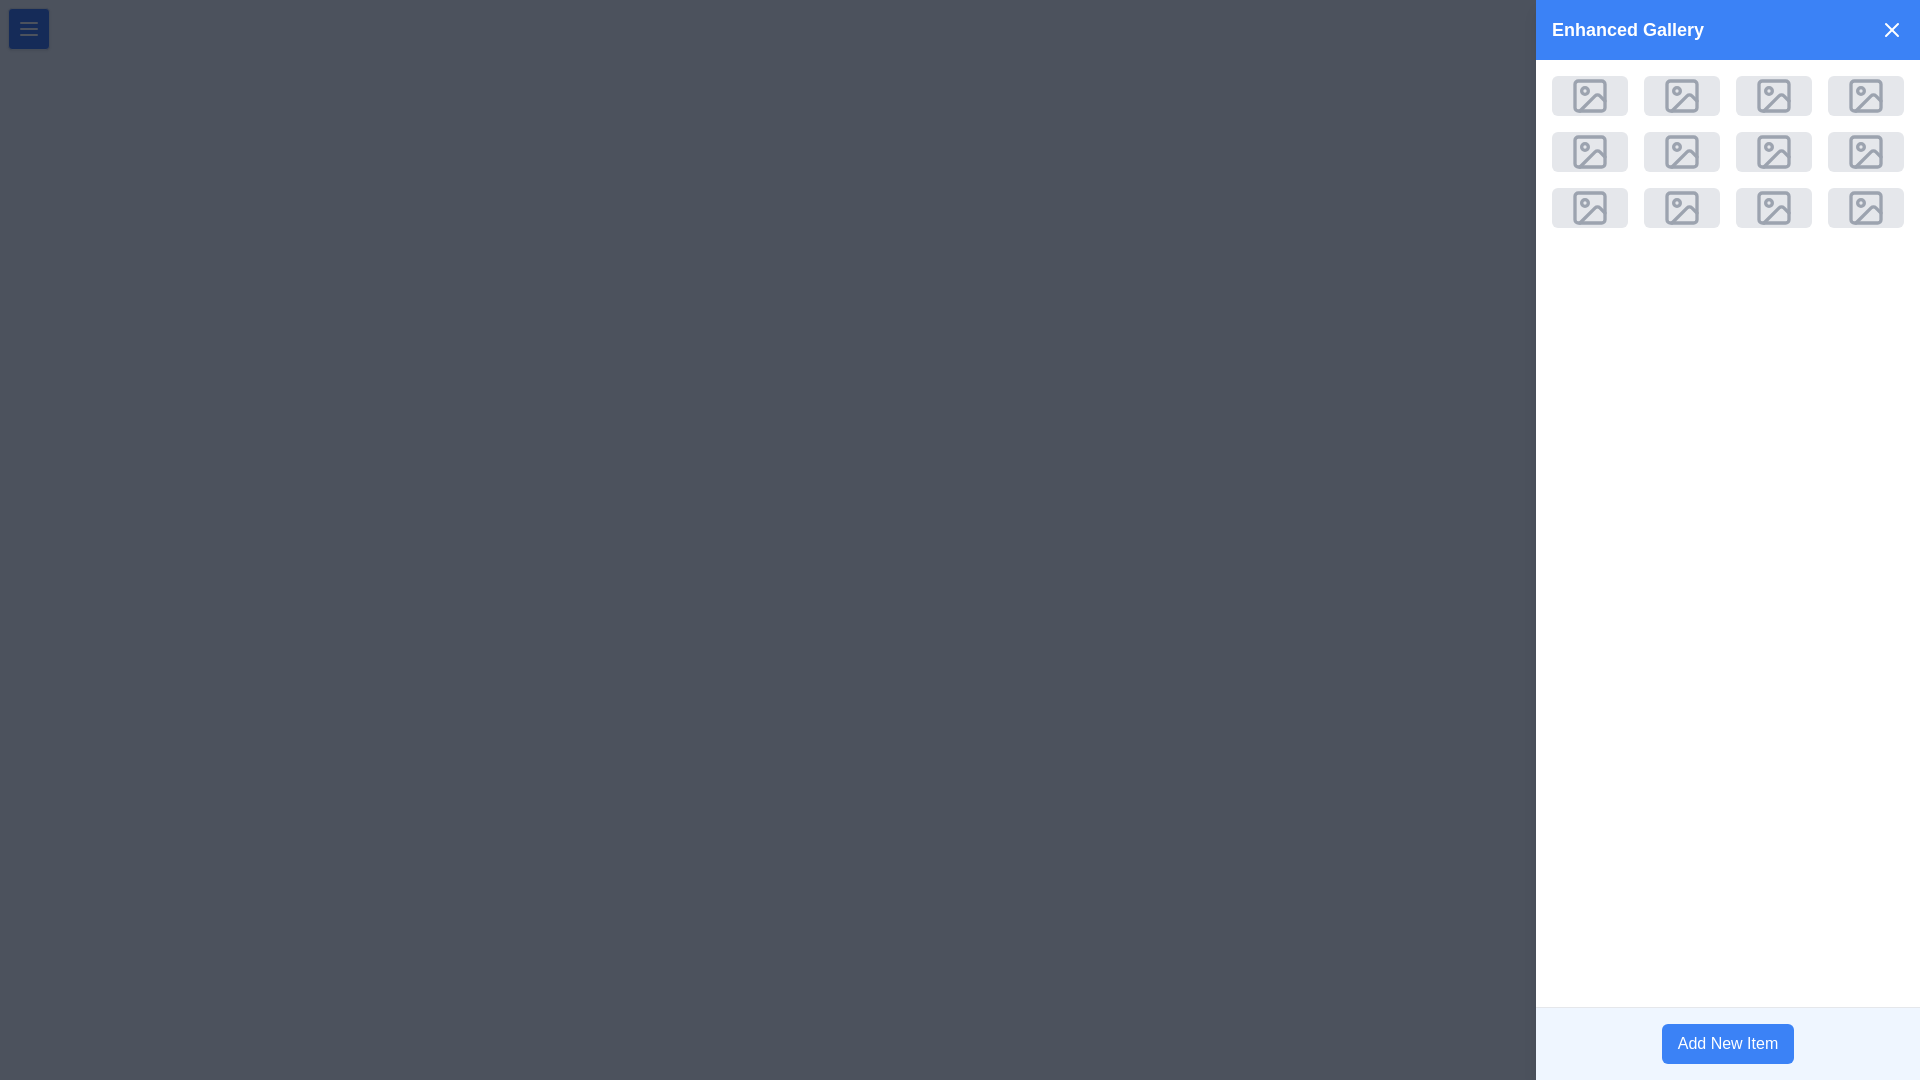 Image resolution: width=1920 pixels, height=1080 pixels. What do you see at coordinates (1774, 150) in the screenshot?
I see `the image upload icon located in the fourth column and second row of the 'Enhanced Gallery' modal window` at bounding box center [1774, 150].